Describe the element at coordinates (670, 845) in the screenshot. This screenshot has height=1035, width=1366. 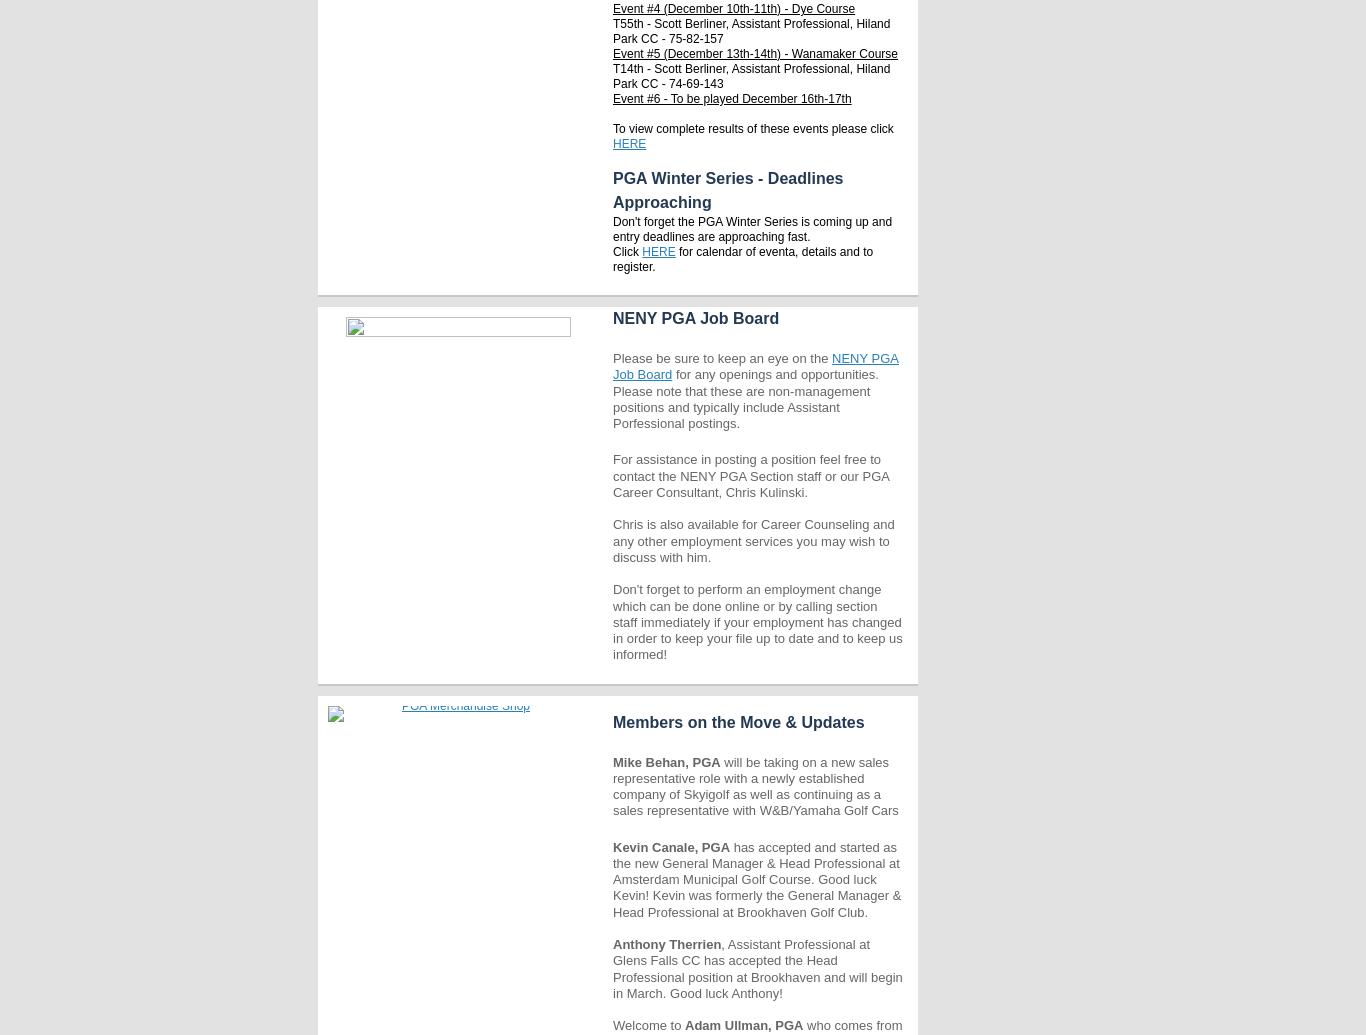
I see `'Kevin Canale, PGA'` at that location.